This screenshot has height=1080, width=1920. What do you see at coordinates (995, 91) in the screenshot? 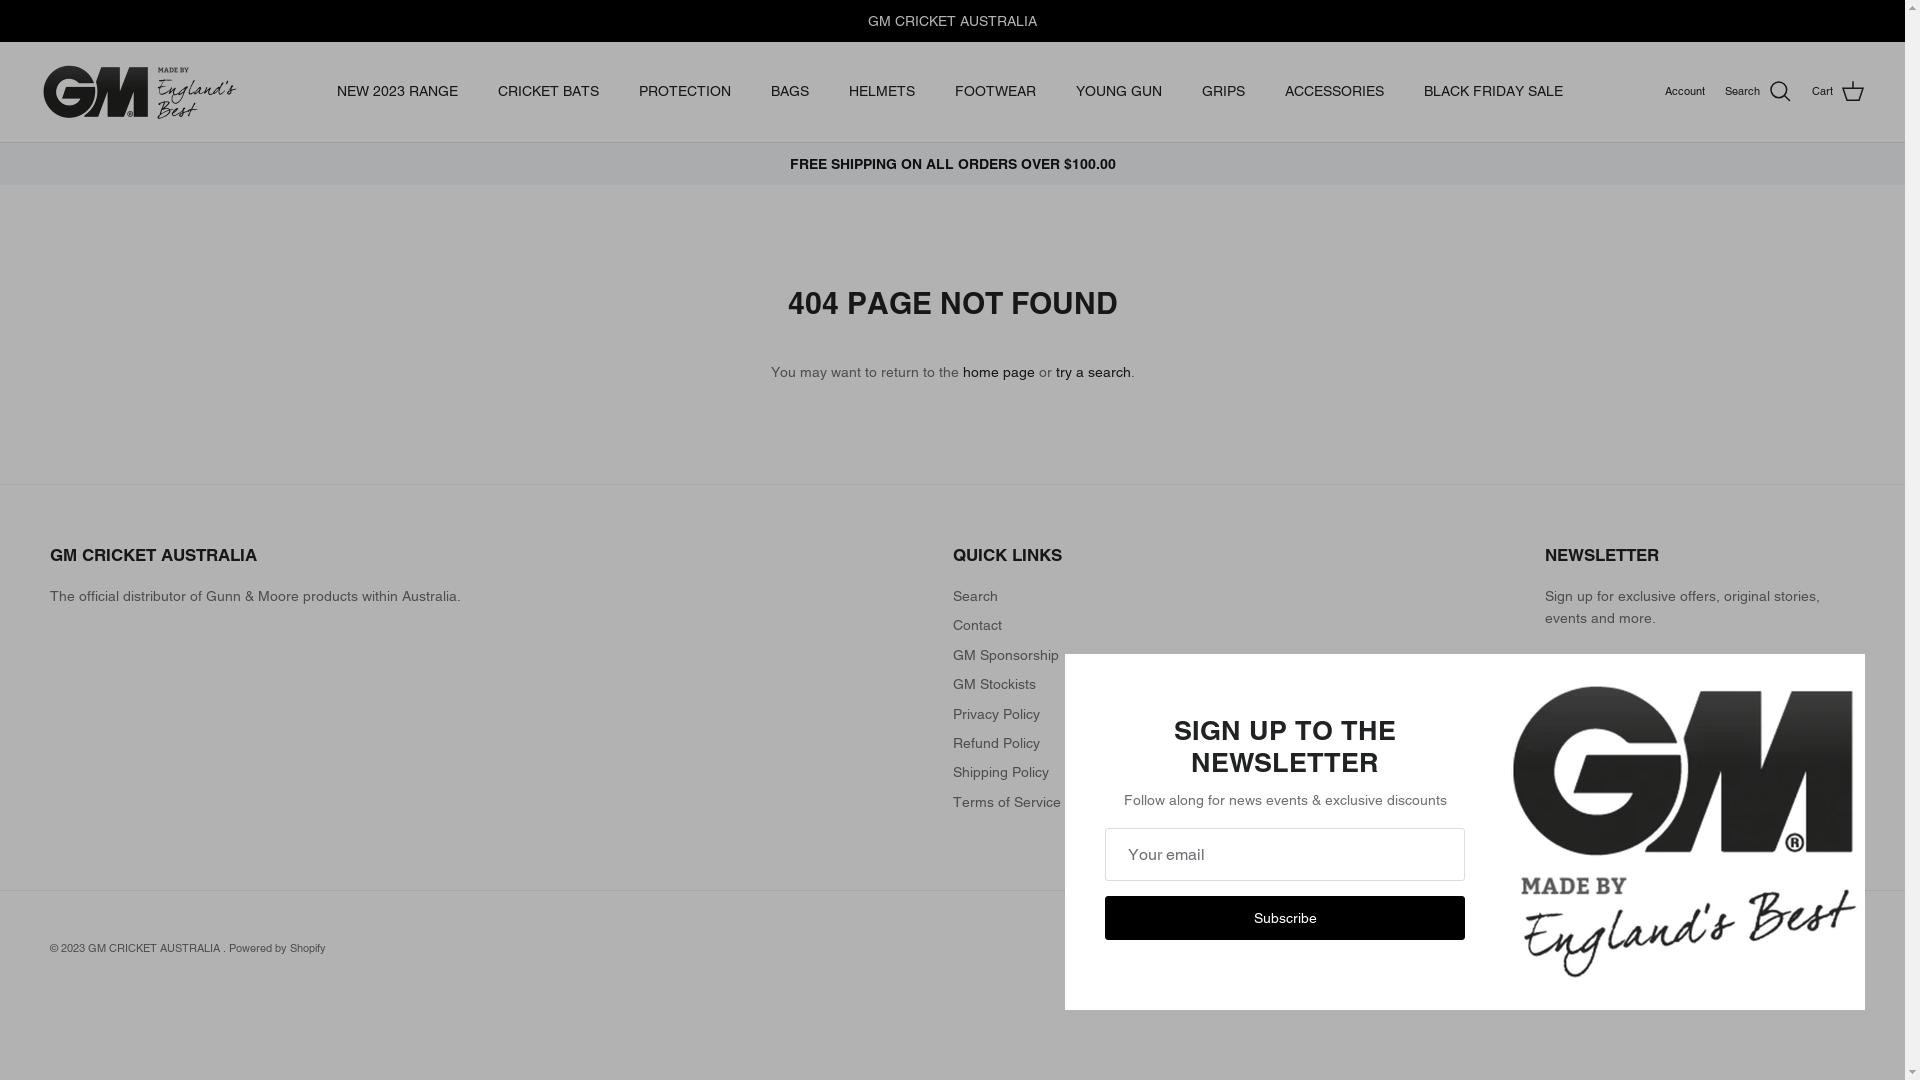
I see `'FOOTWEAR'` at bounding box center [995, 91].